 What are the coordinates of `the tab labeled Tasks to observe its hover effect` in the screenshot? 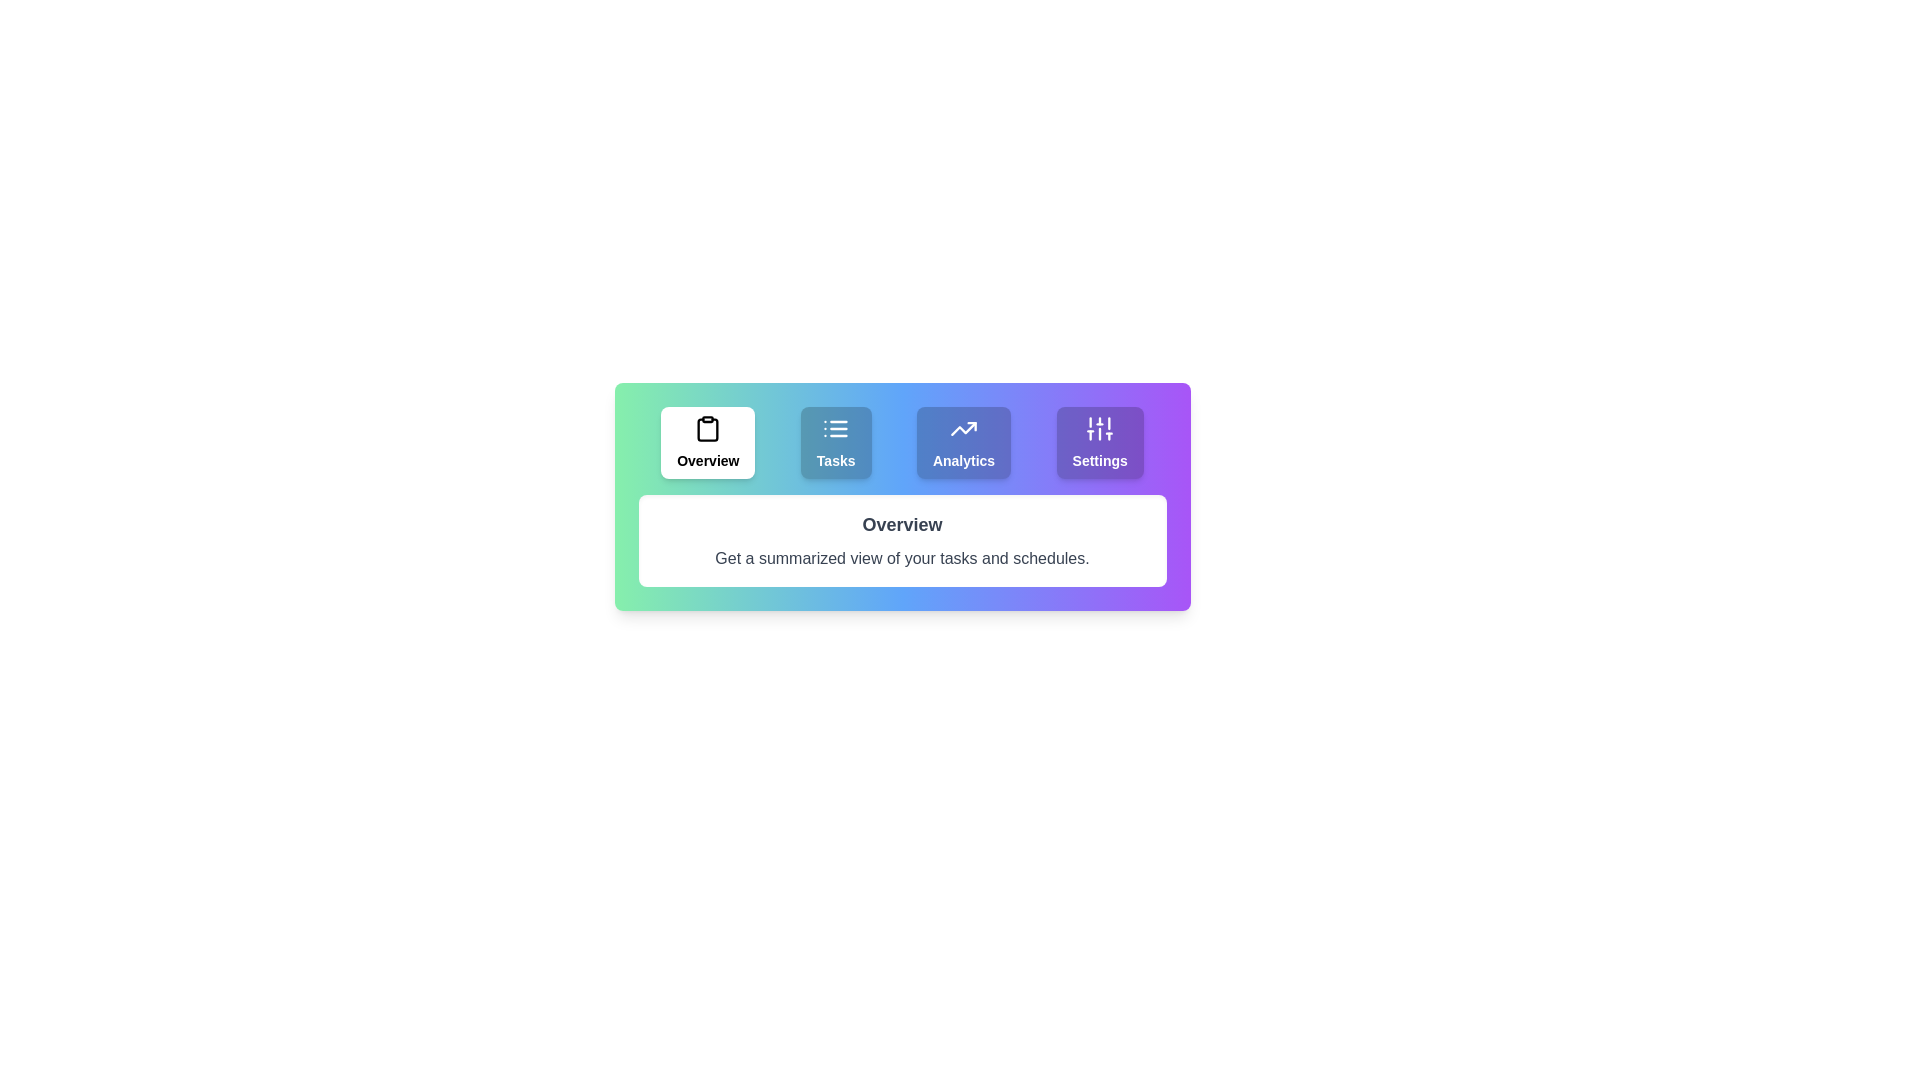 It's located at (835, 442).